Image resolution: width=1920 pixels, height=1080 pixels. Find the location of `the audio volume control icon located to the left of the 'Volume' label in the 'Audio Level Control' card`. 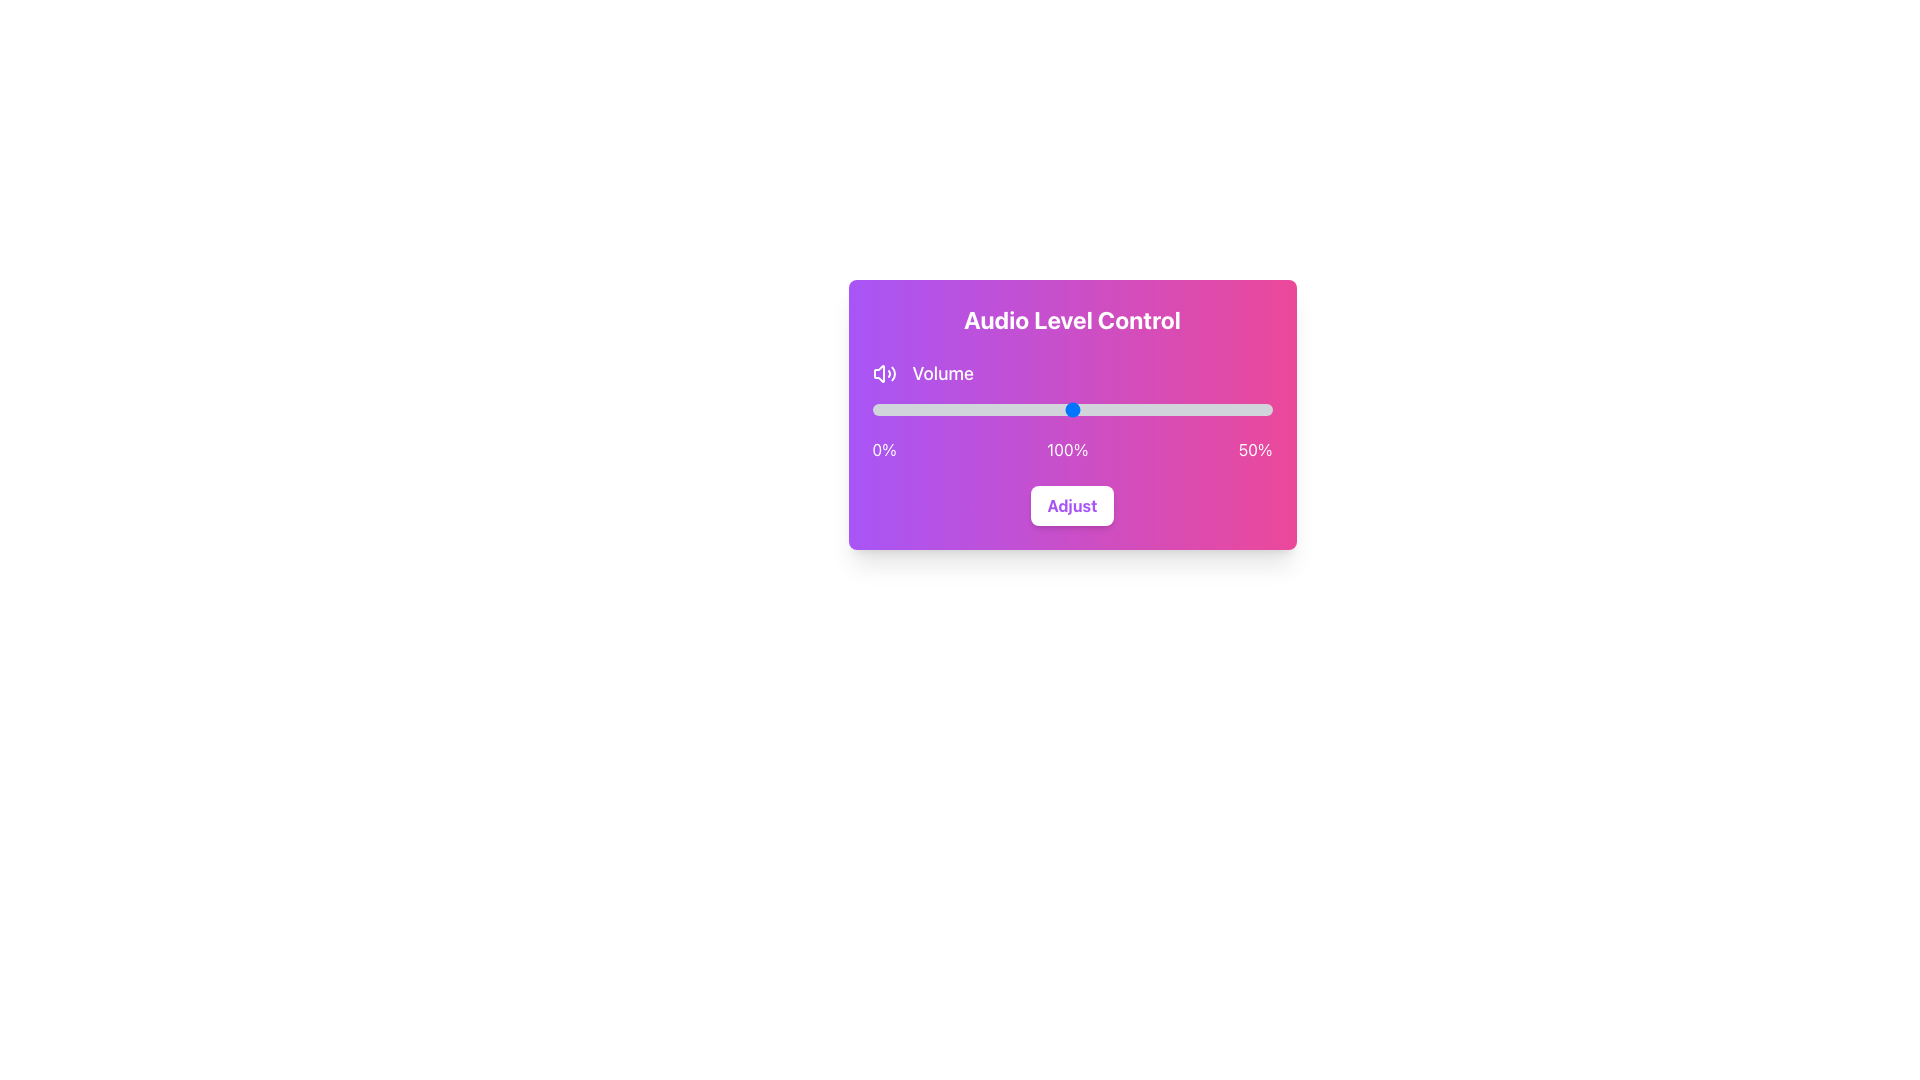

the audio volume control icon located to the left of the 'Volume' label in the 'Audio Level Control' card is located at coordinates (883, 374).